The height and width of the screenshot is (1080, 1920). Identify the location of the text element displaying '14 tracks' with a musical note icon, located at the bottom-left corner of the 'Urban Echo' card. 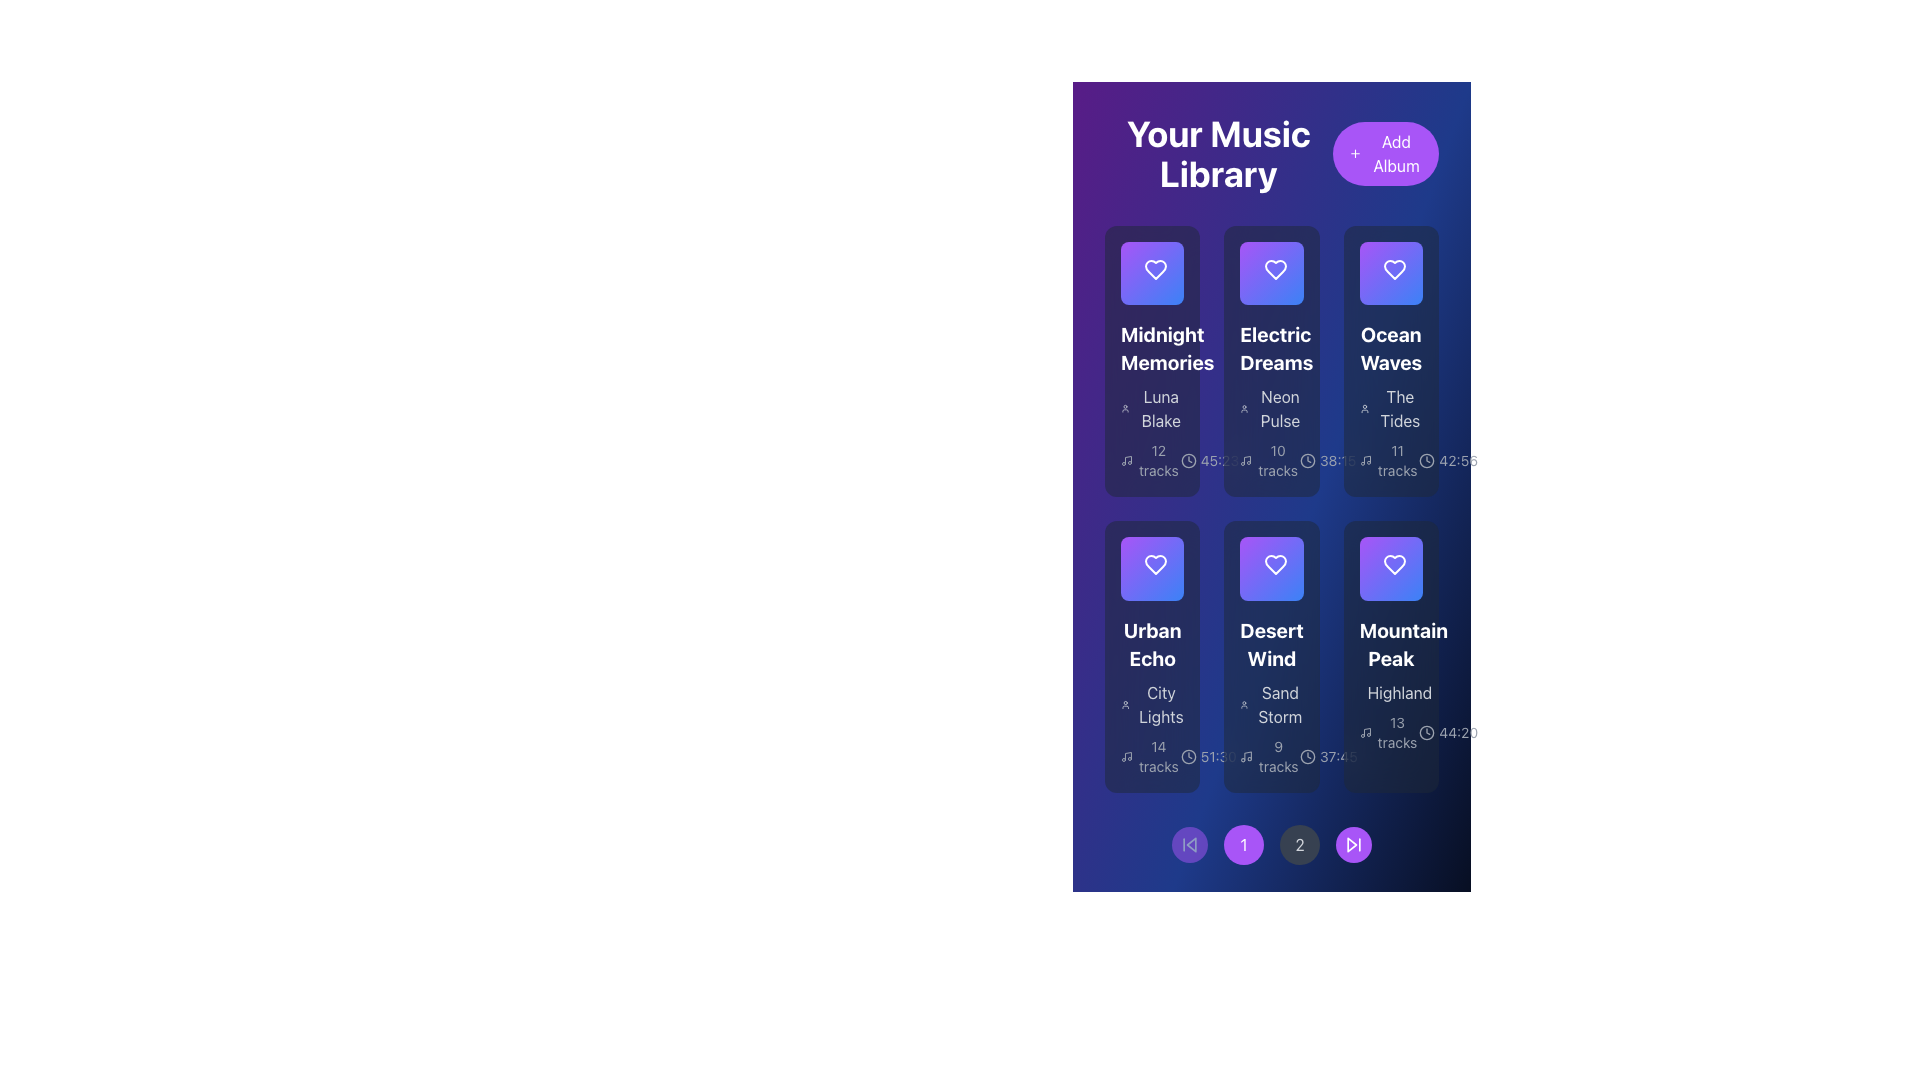
(1150, 756).